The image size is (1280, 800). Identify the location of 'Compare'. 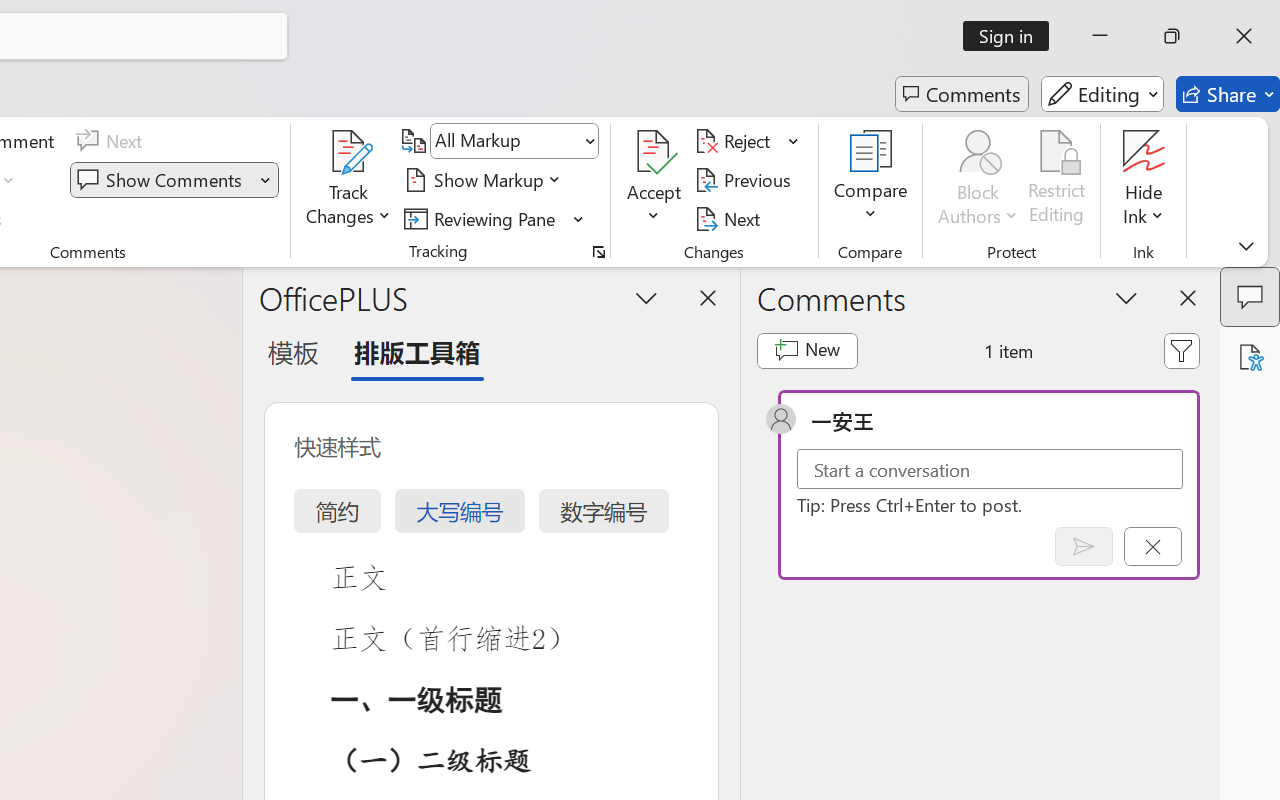
(871, 179).